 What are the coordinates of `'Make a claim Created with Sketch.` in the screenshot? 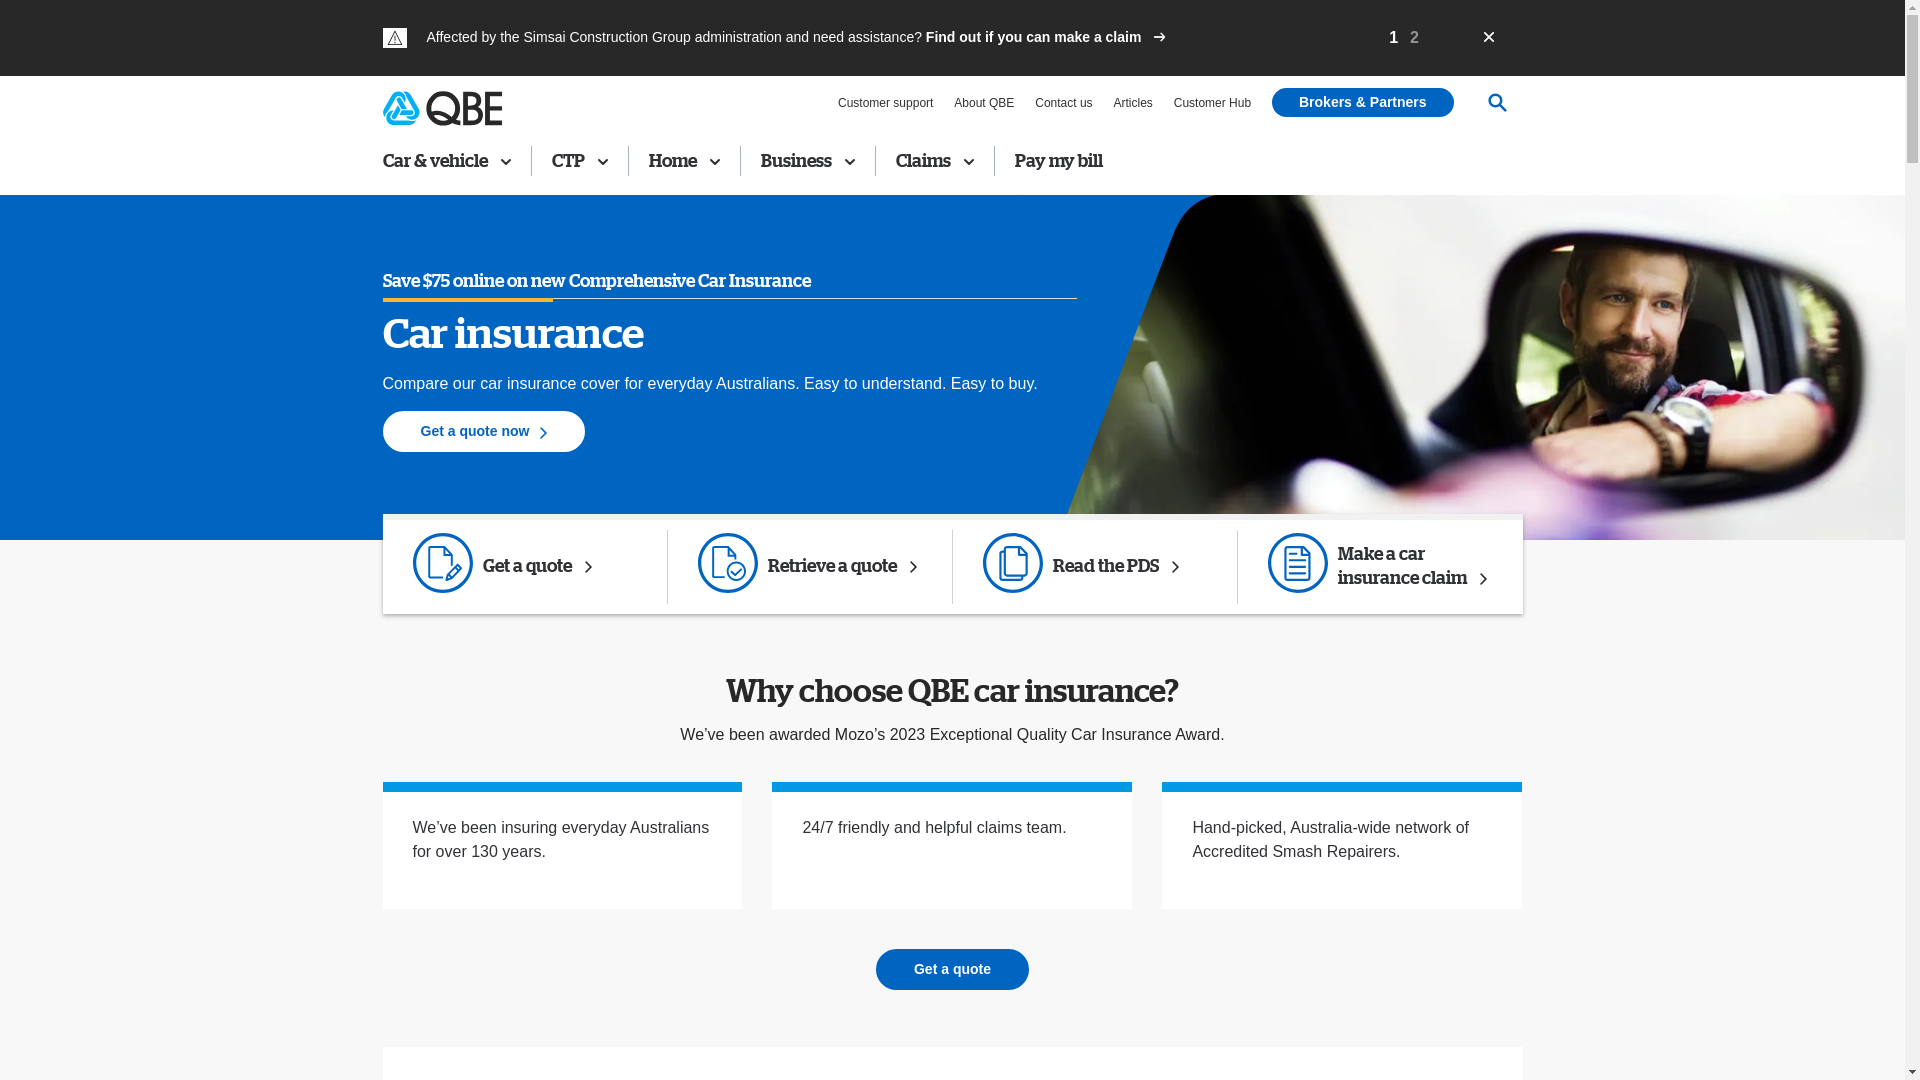 It's located at (1386, 567).